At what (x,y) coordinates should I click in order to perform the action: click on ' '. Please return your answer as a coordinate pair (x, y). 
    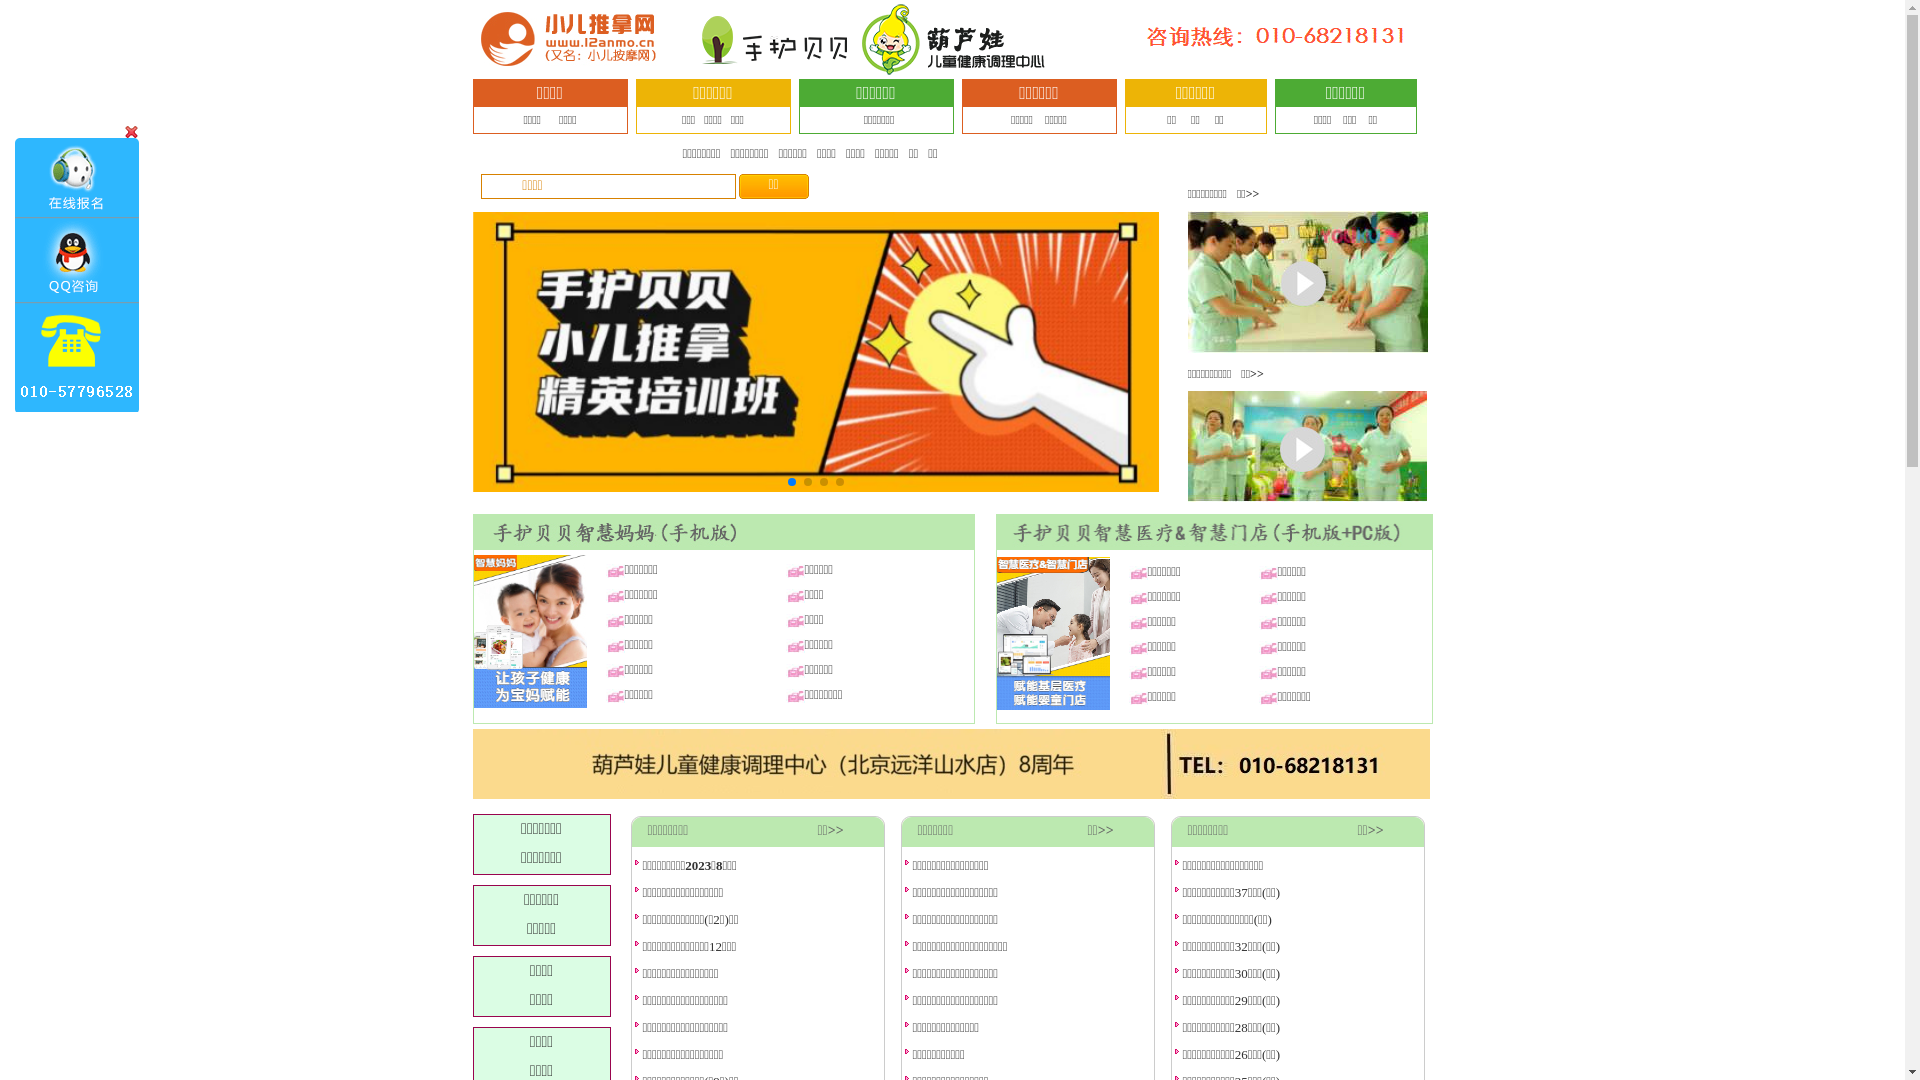
    Looking at the image, I should click on (78, 274).